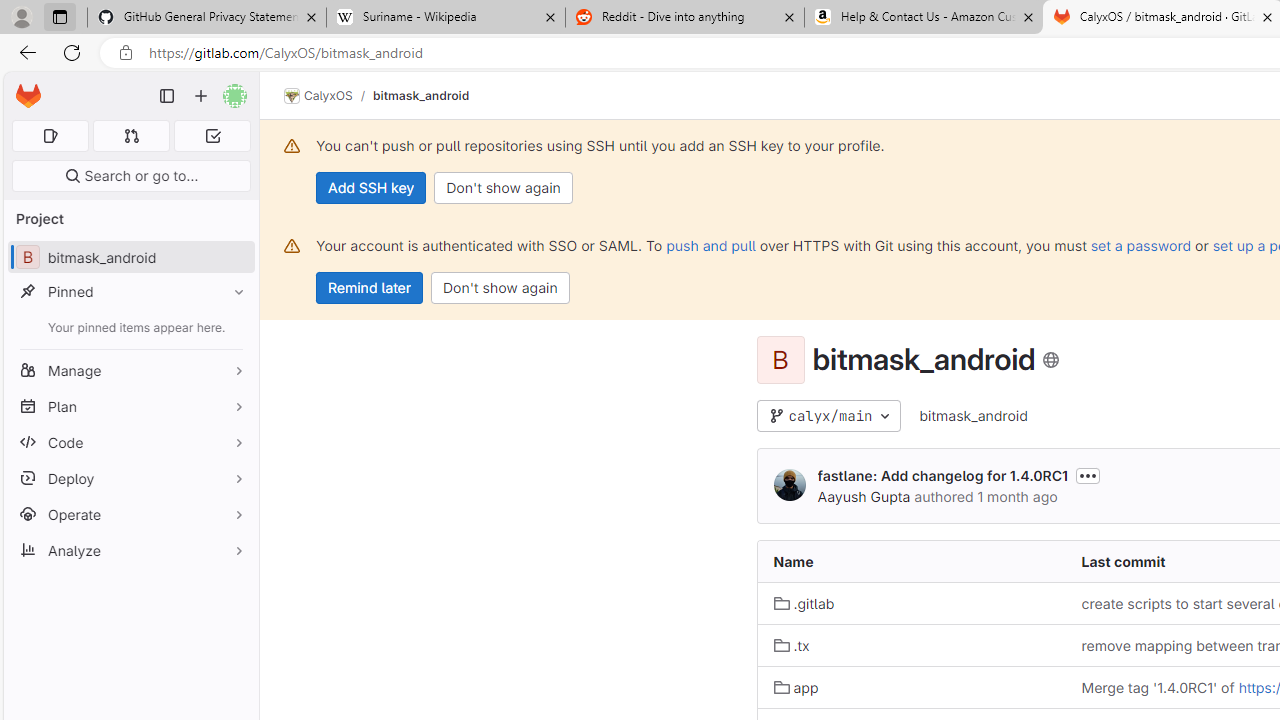 The width and height of the screenshot is (1280, 720). I want to click on 'Aayush Gupta', so click(864, 495).